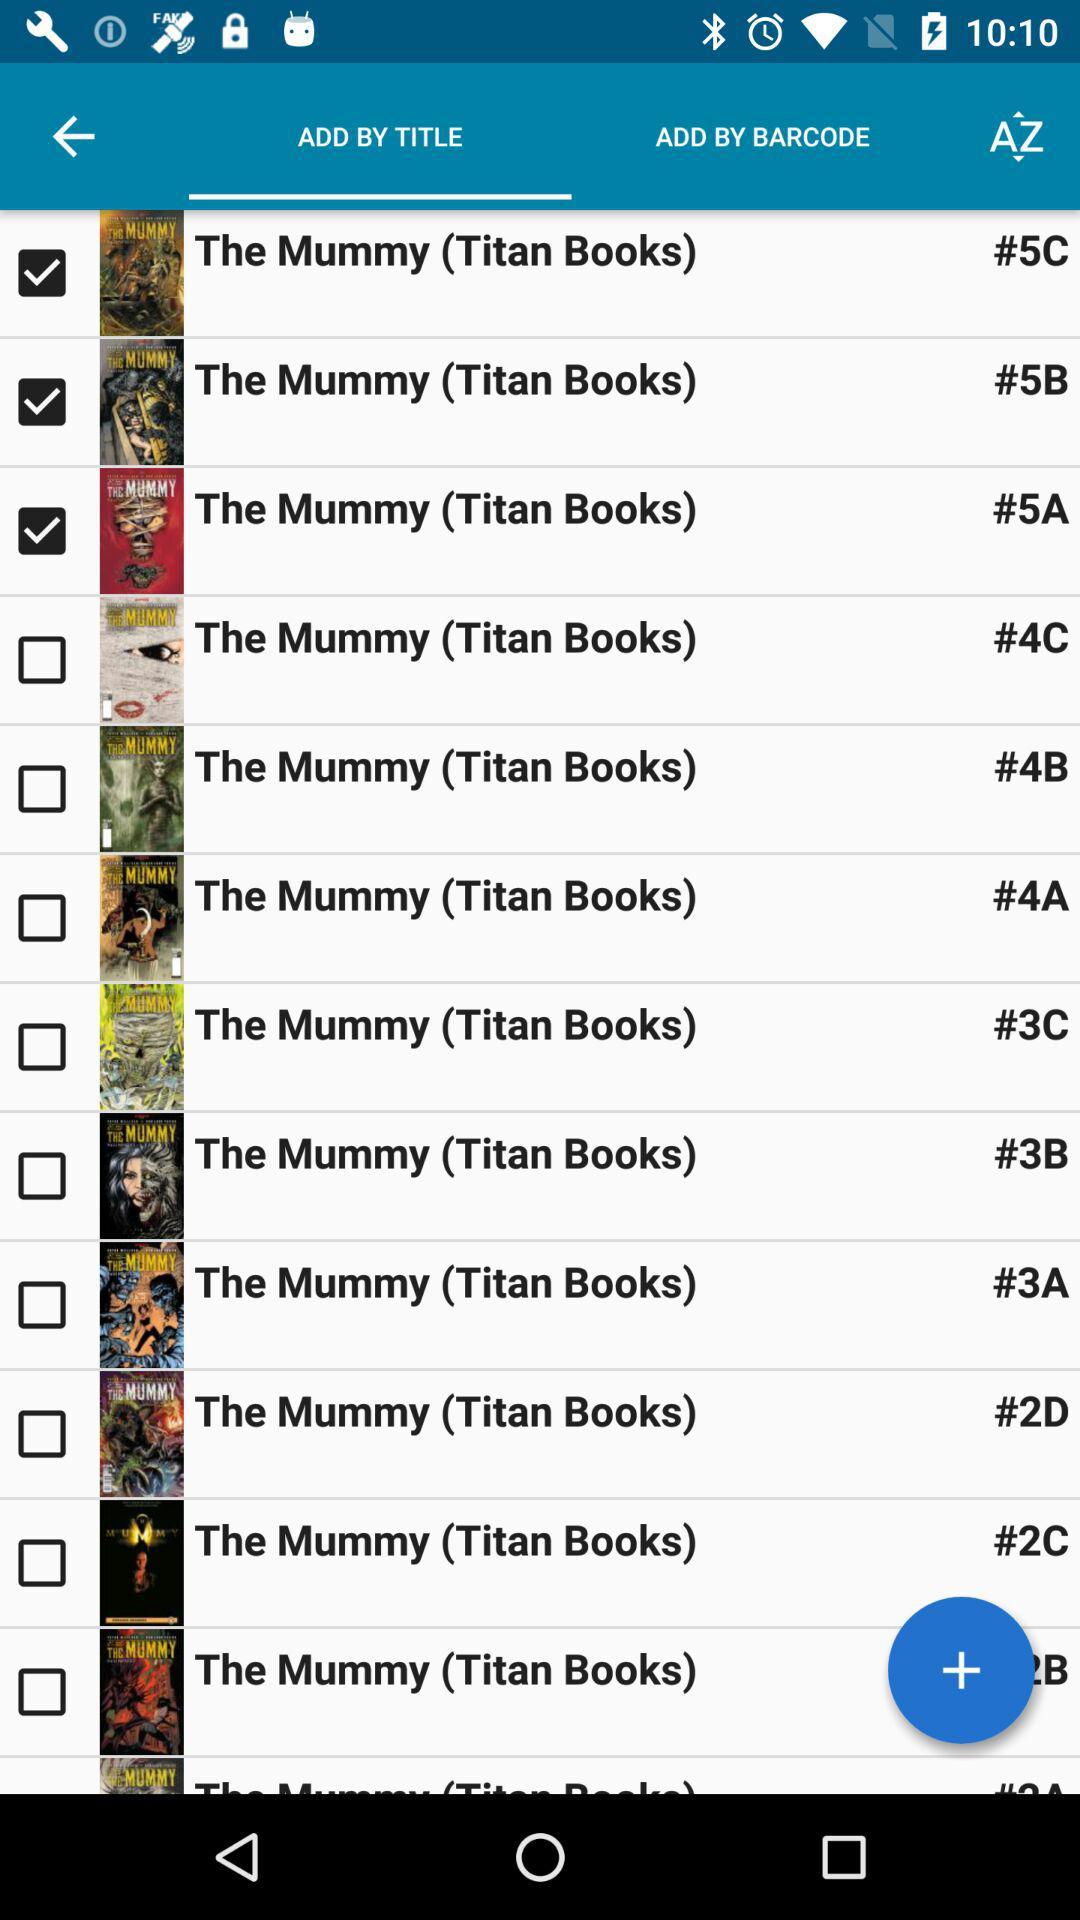 This screenshot has width=1080, height=1920. Describe the element at coordinates (1017, 135) in the screenshot. I see `the item next to the add by barcode` at that location.